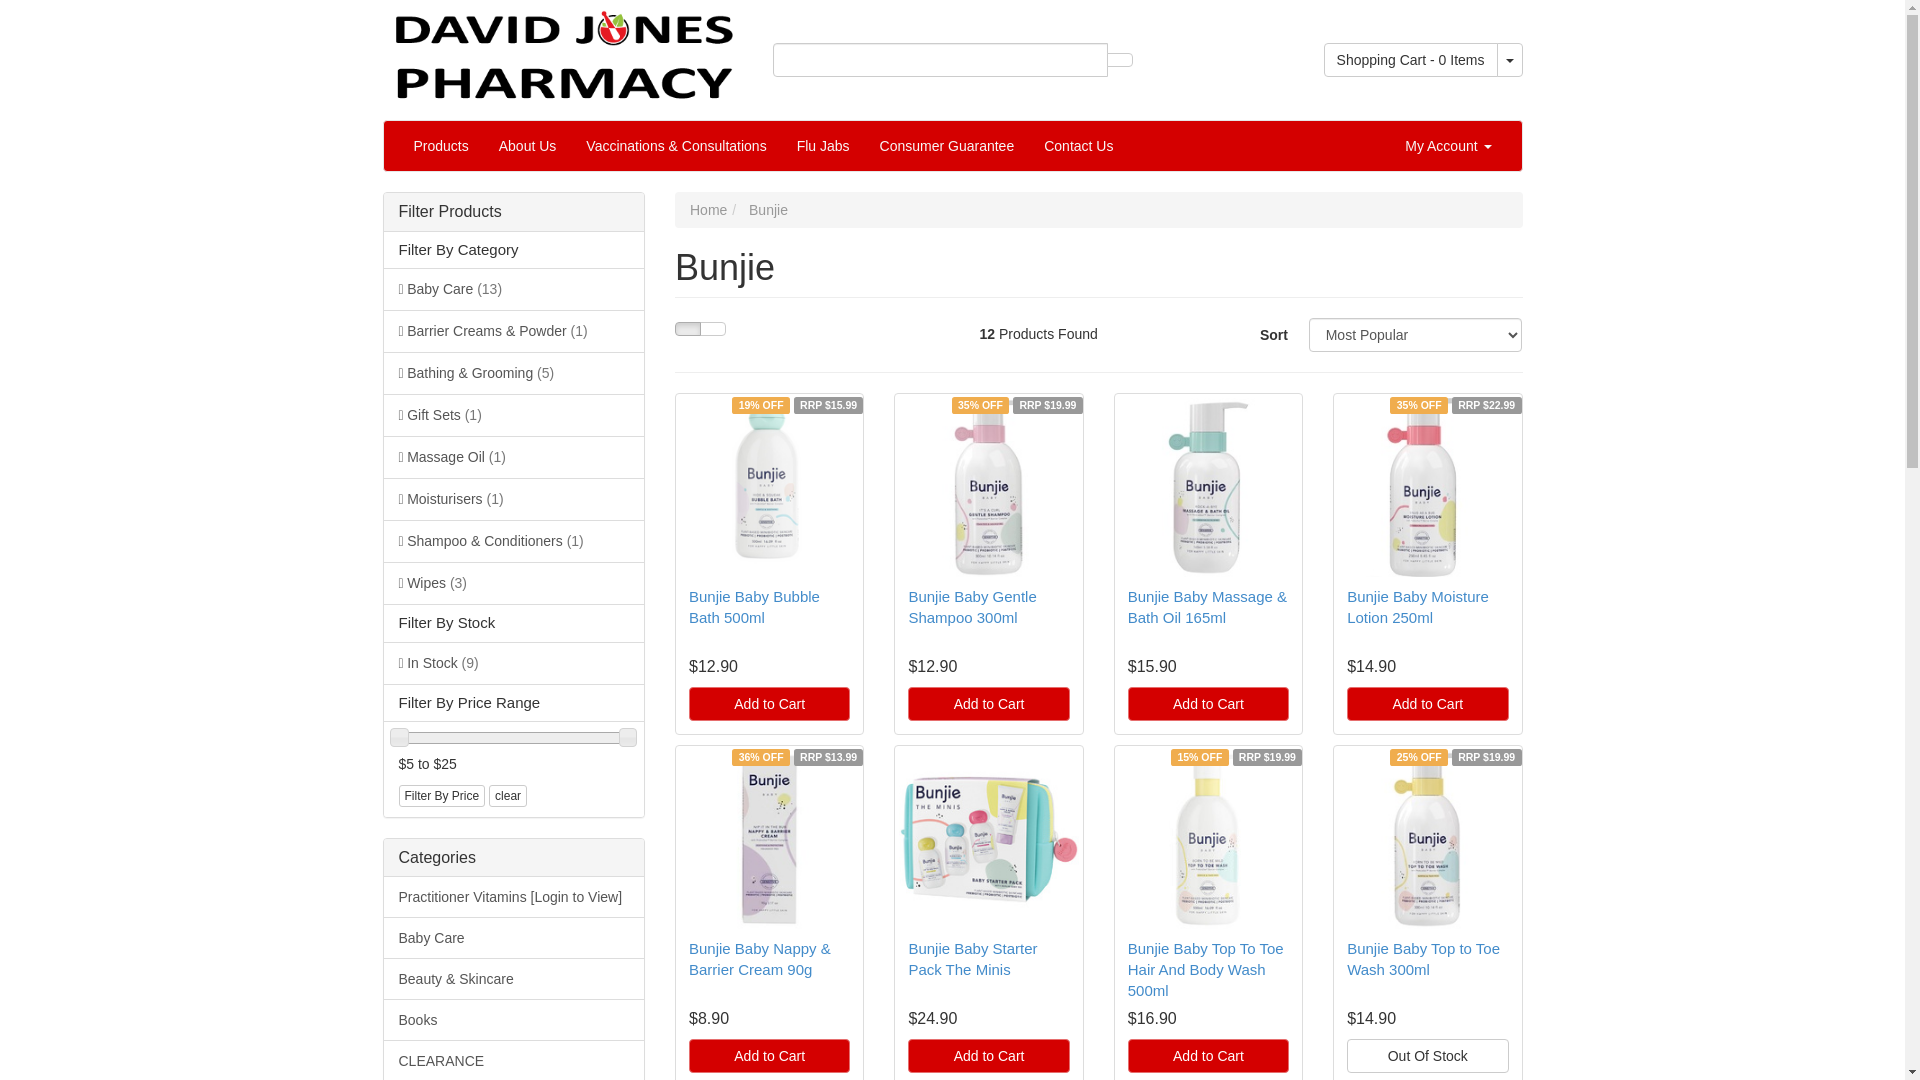  Describe the element at coordinates (768, 703) in the screenshot. I see `'Add to Cart'` at that location.